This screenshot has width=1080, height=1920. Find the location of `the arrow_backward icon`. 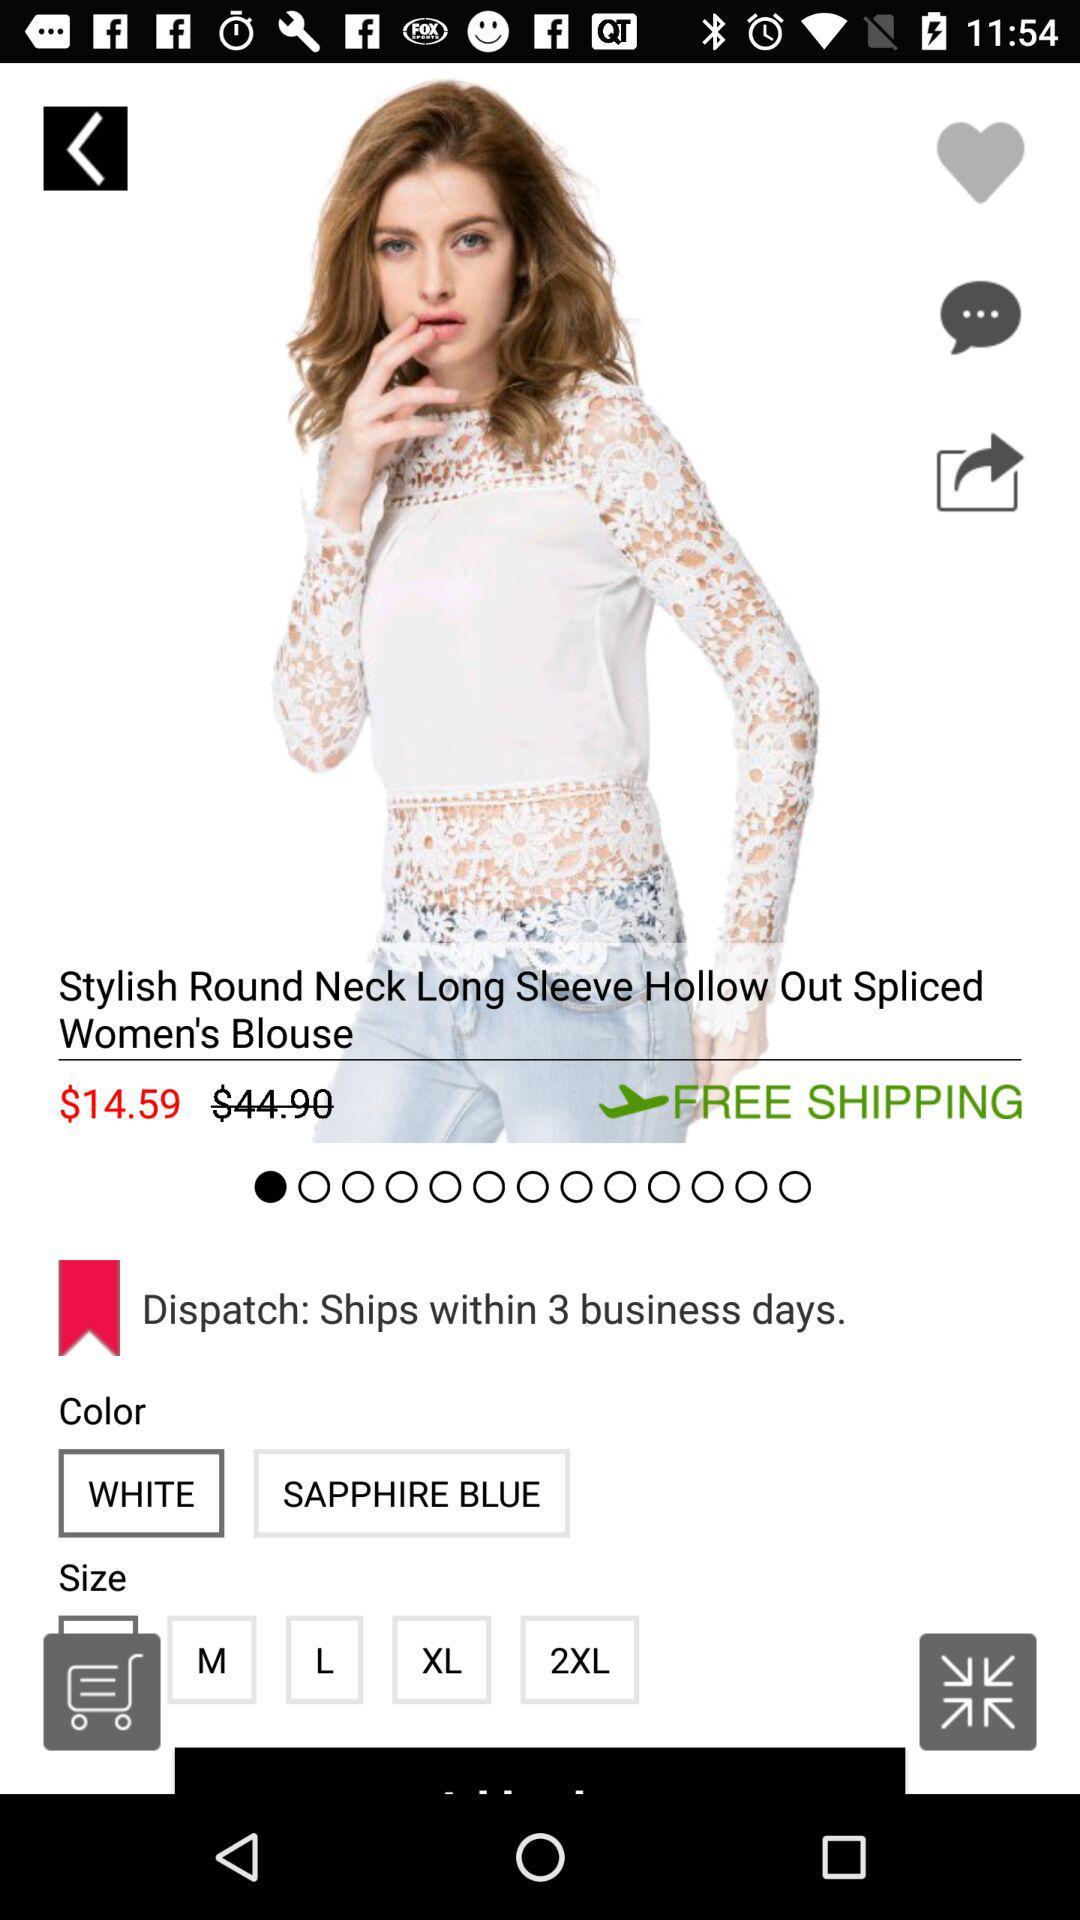

the arrow_backward icon is located at coordinates (84, 147).